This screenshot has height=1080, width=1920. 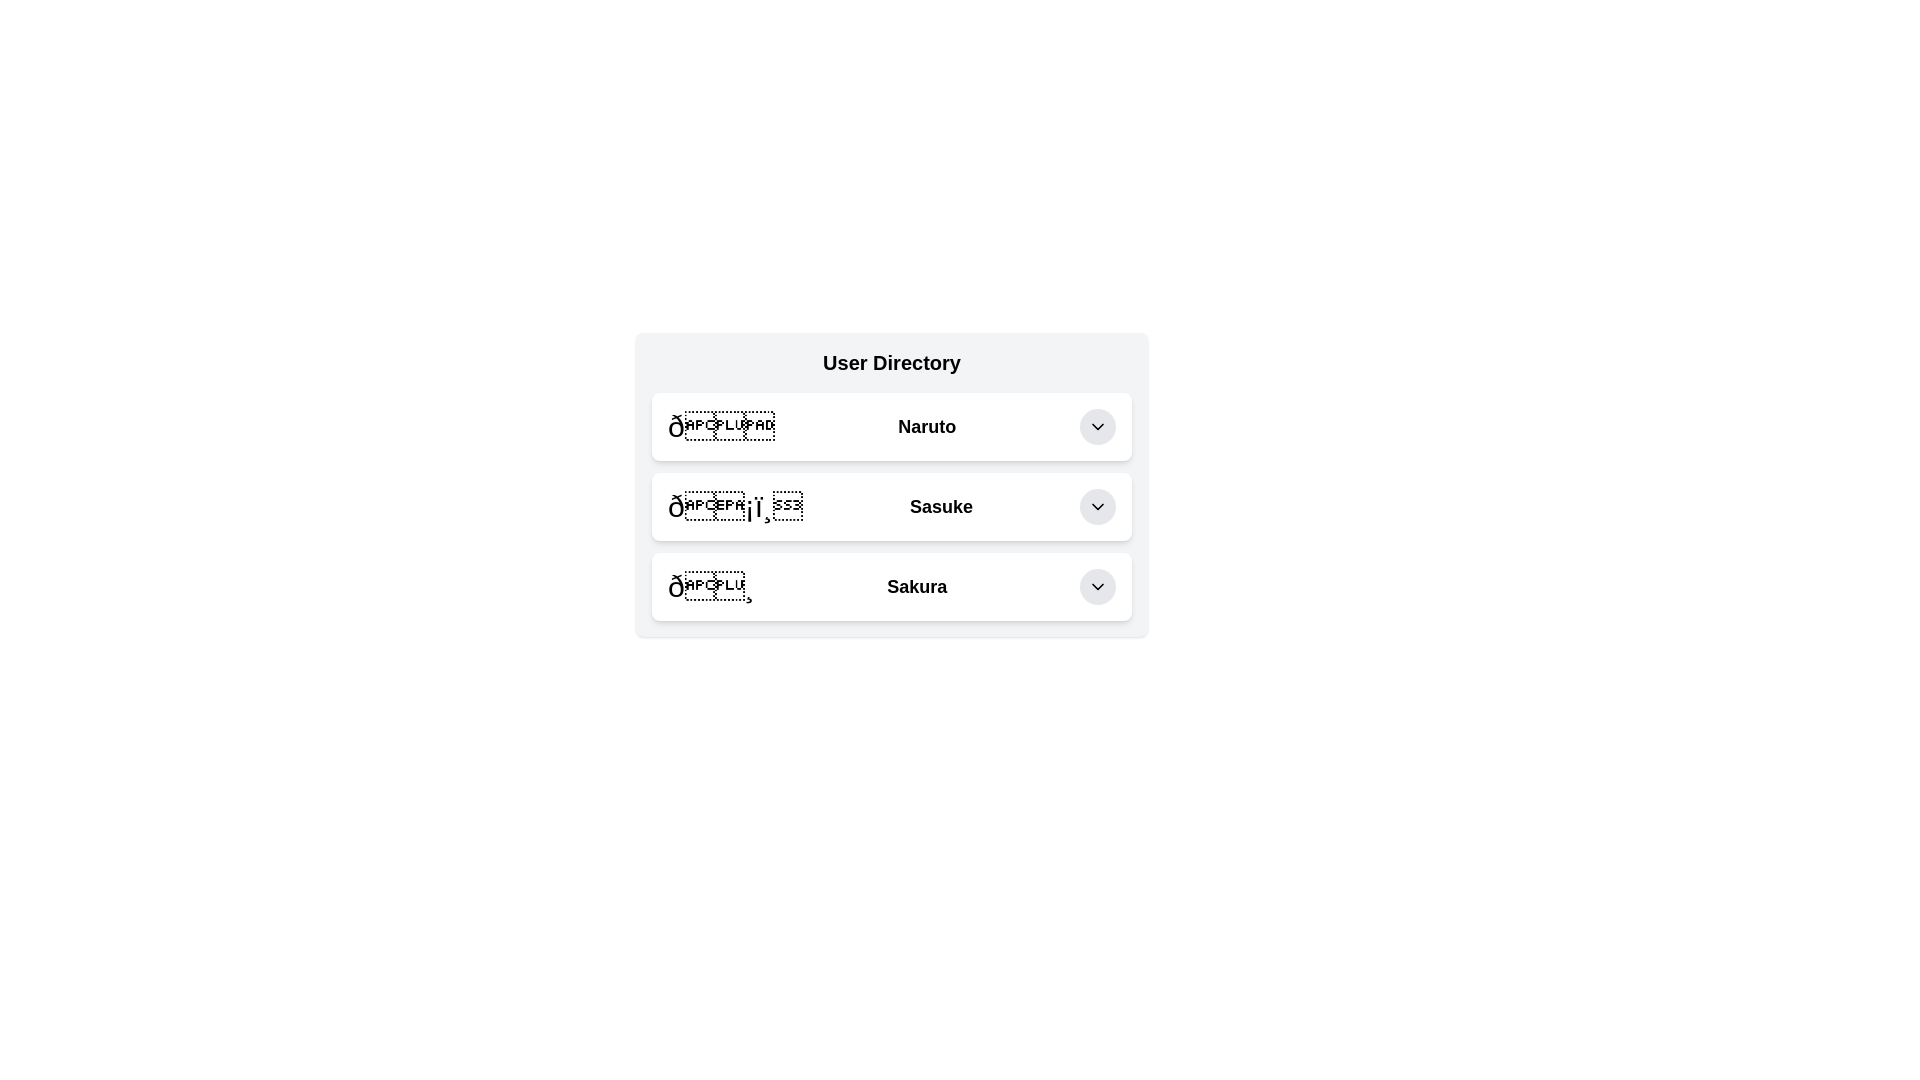 What do you see at coordinates (891, 505) in the screenshot?
I see `the second user entry in the list, which represents 'Sasuke'` at bounding box center [891, 505].